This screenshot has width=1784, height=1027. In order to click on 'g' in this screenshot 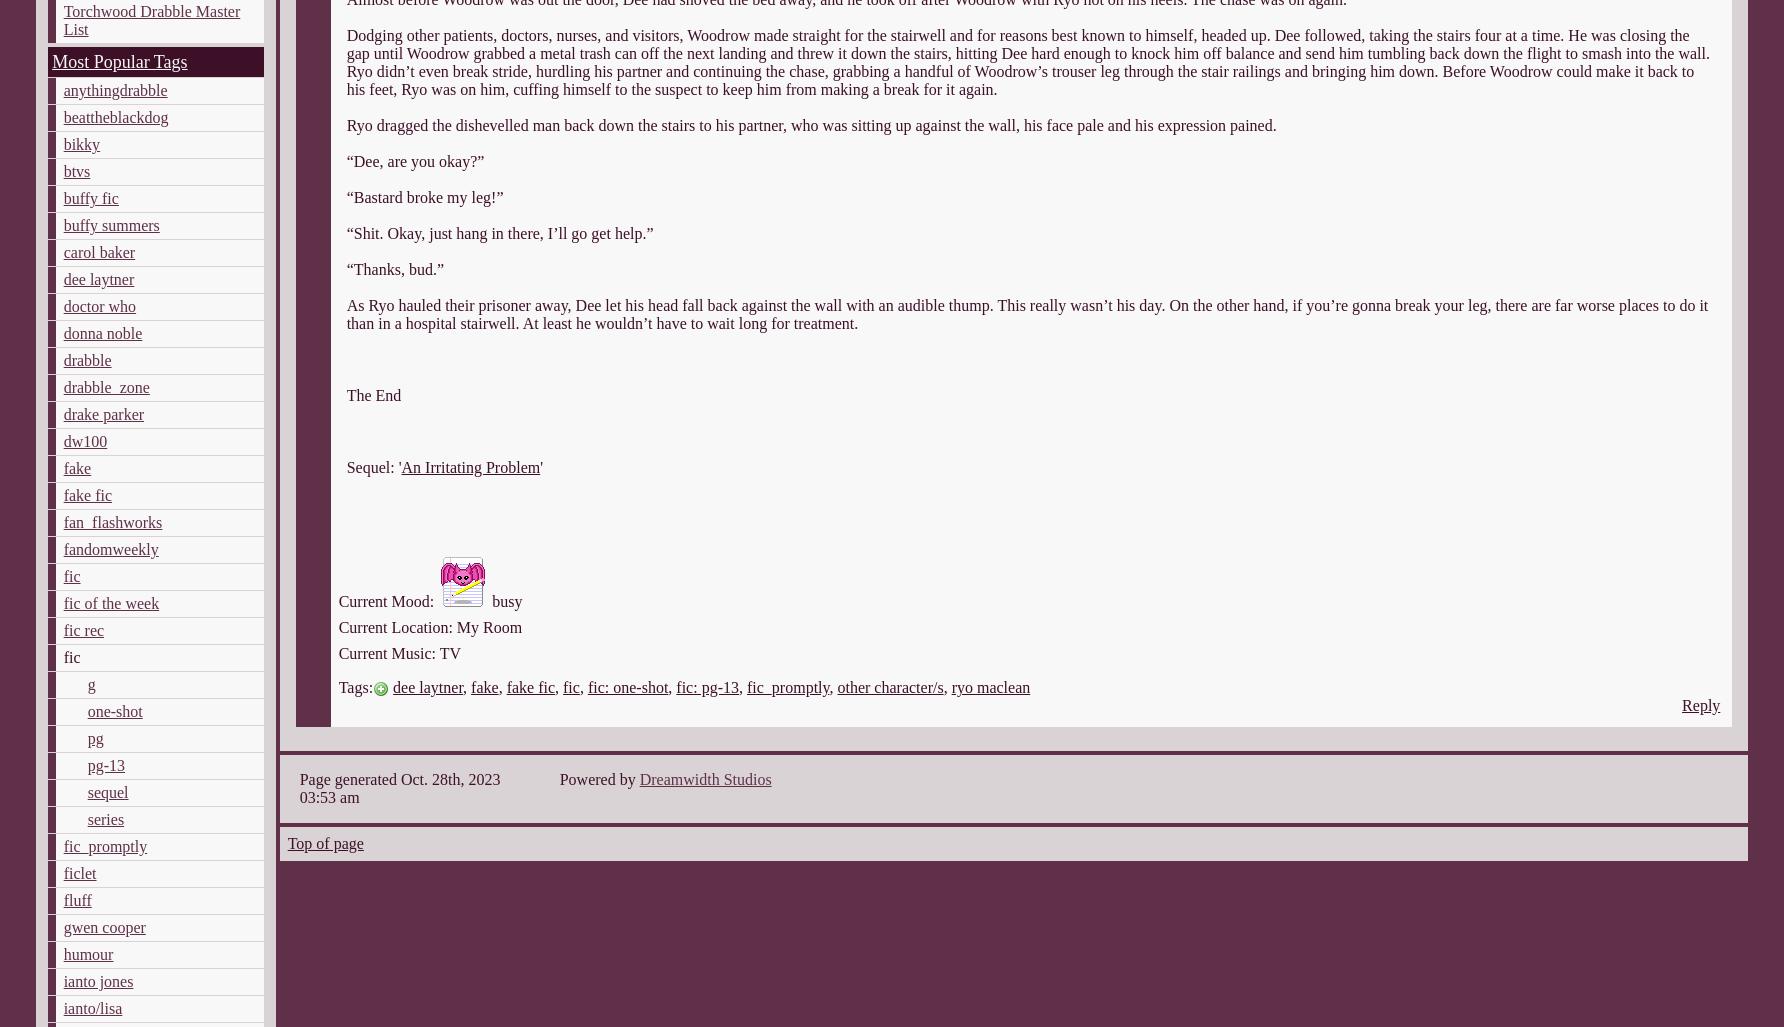, I will do `click(90, 683)`.